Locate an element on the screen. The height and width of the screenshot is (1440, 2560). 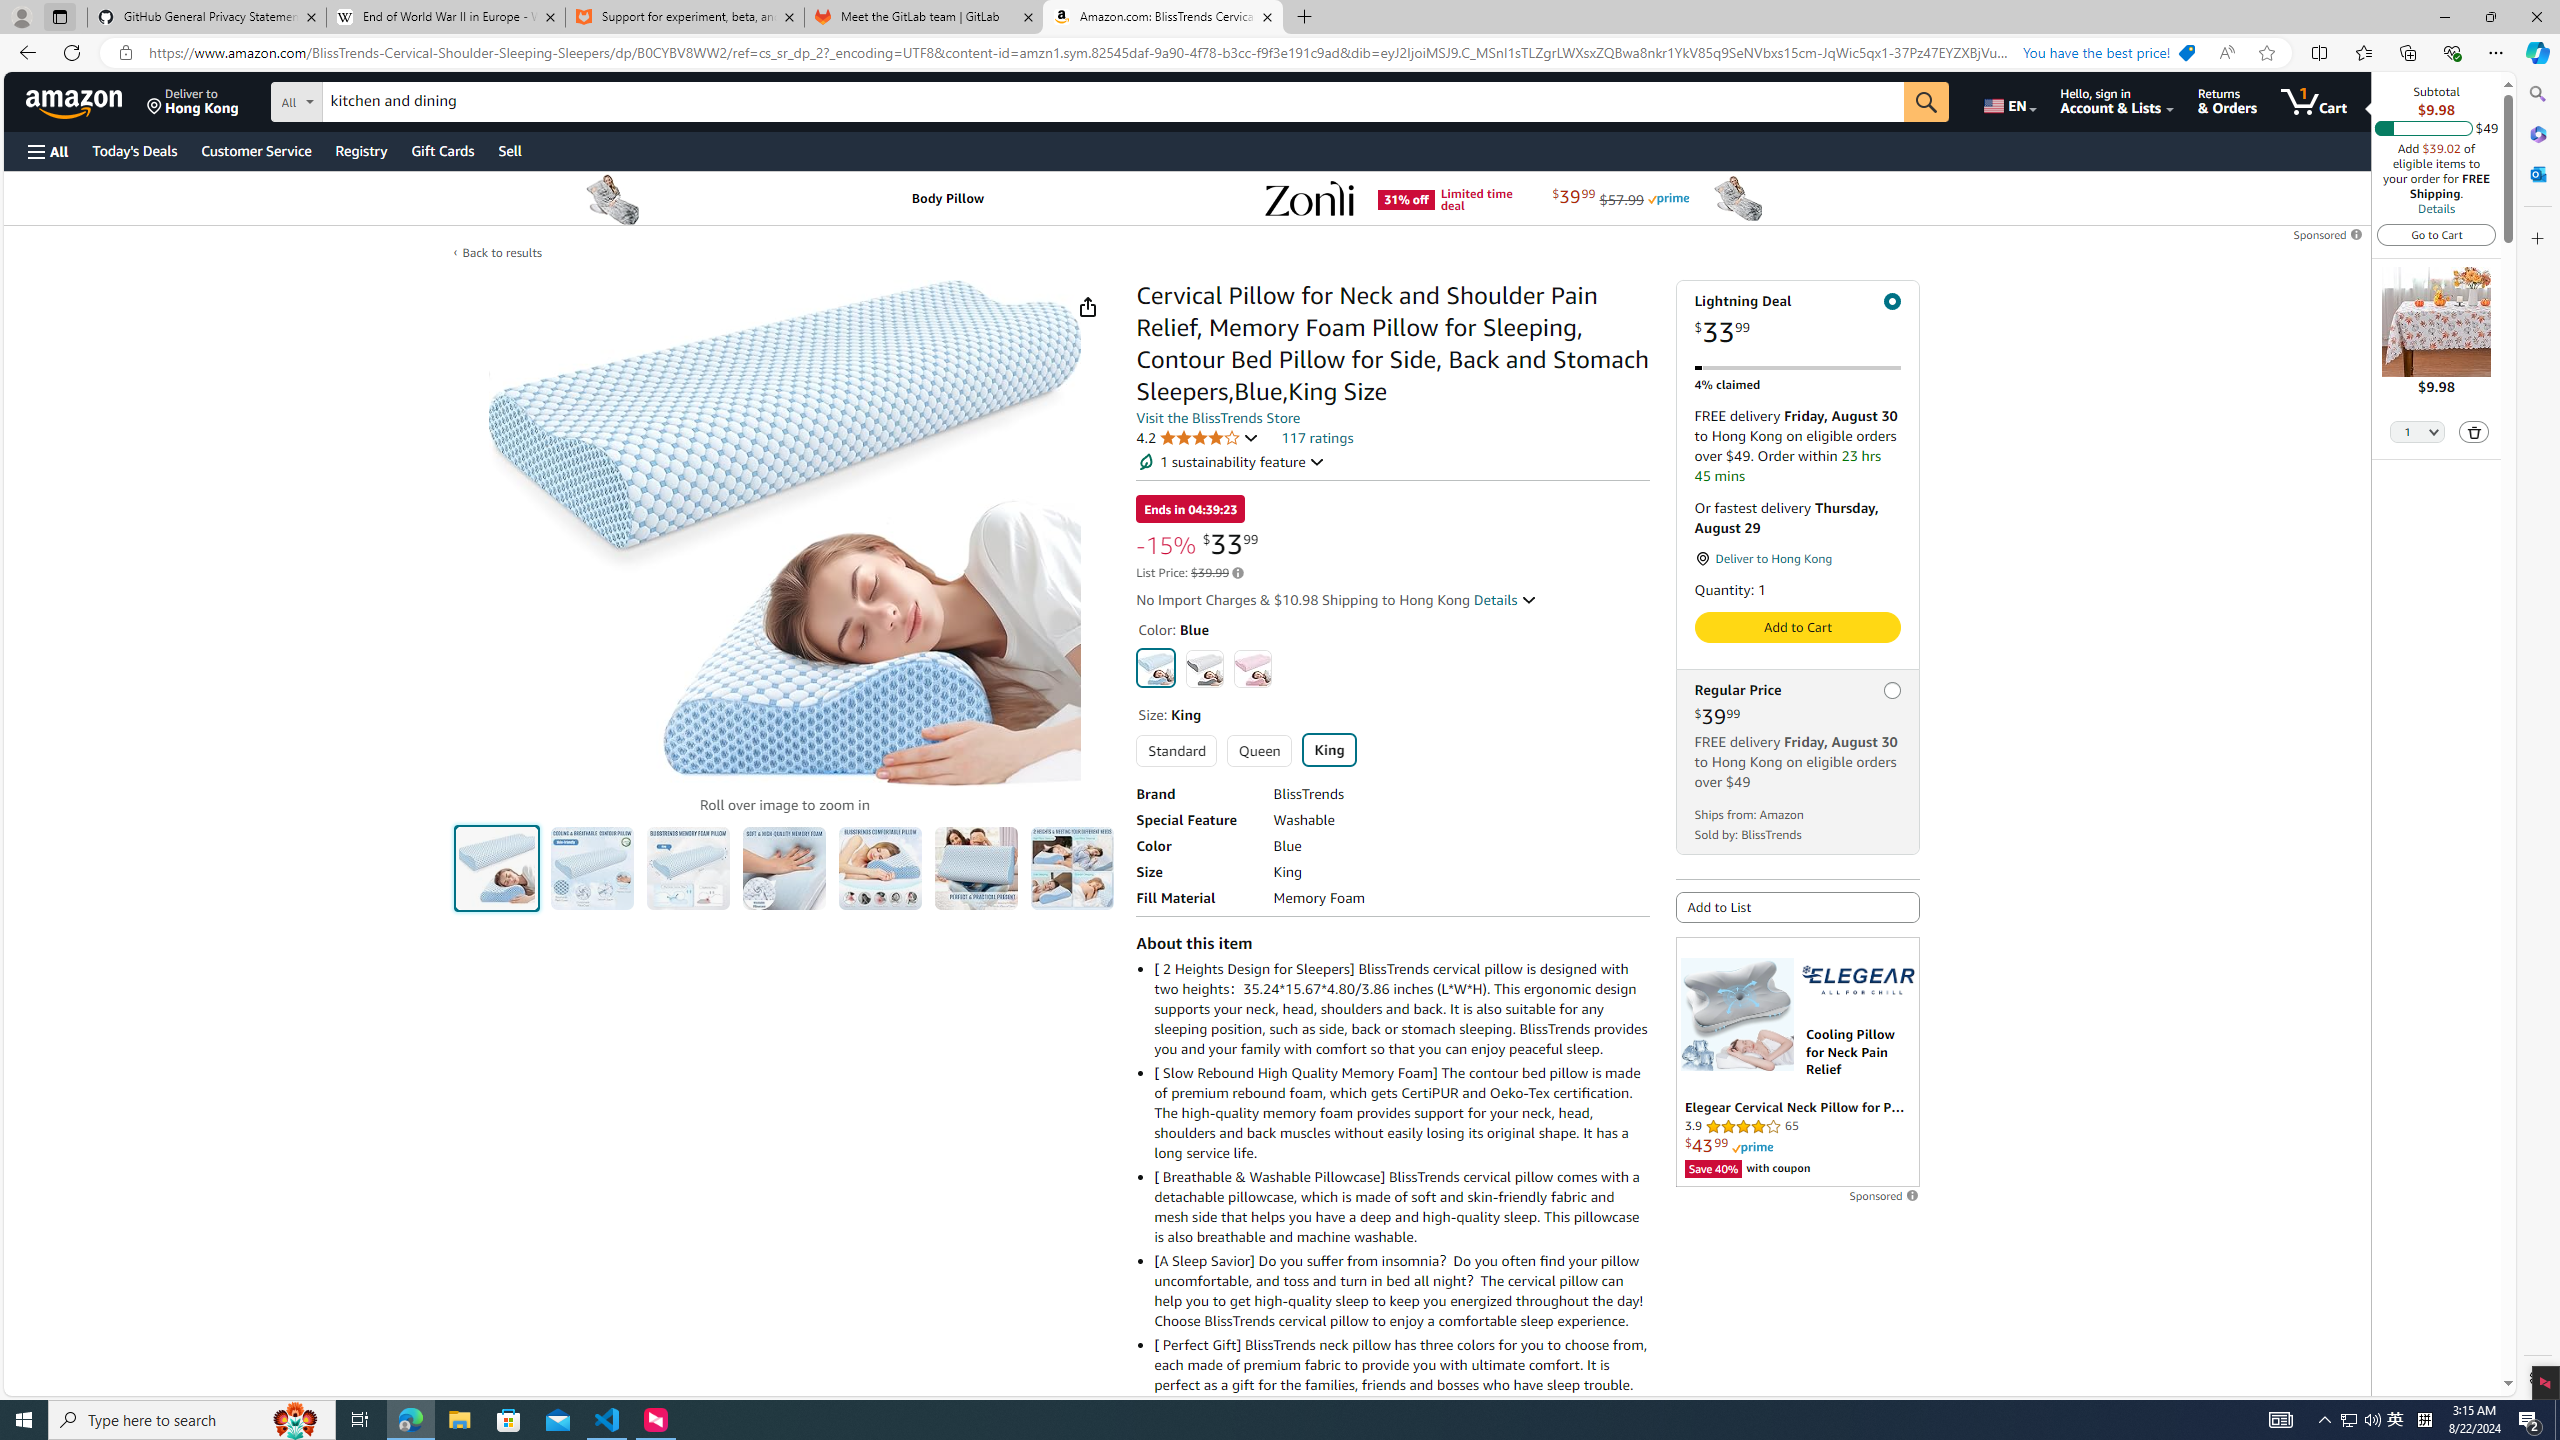
'Open Menu' is located at coordinates (46, 150).